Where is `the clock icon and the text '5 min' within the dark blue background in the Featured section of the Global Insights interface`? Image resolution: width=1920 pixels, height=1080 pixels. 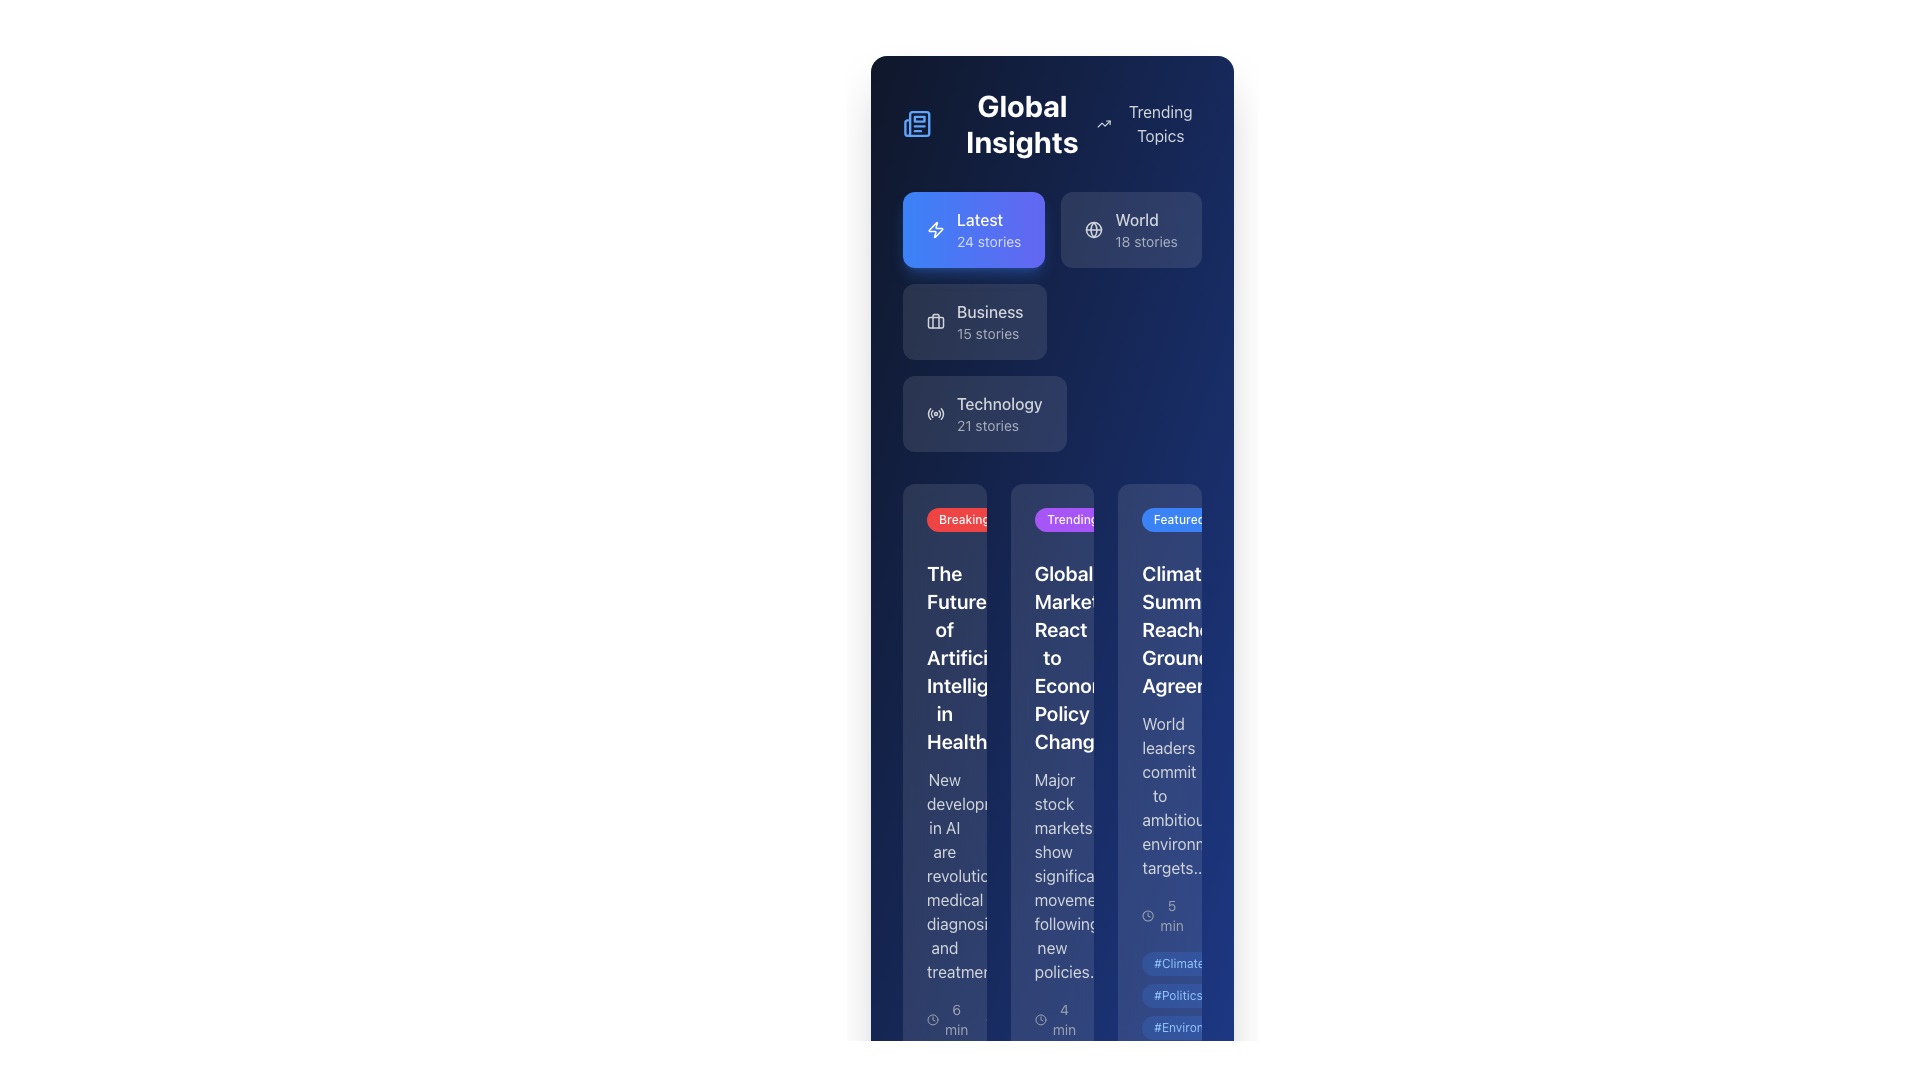
the clock icon and the text '5 min' within the dark blue background in the Featured section of the Global Insights interface is located at coordinates (1160, 915).